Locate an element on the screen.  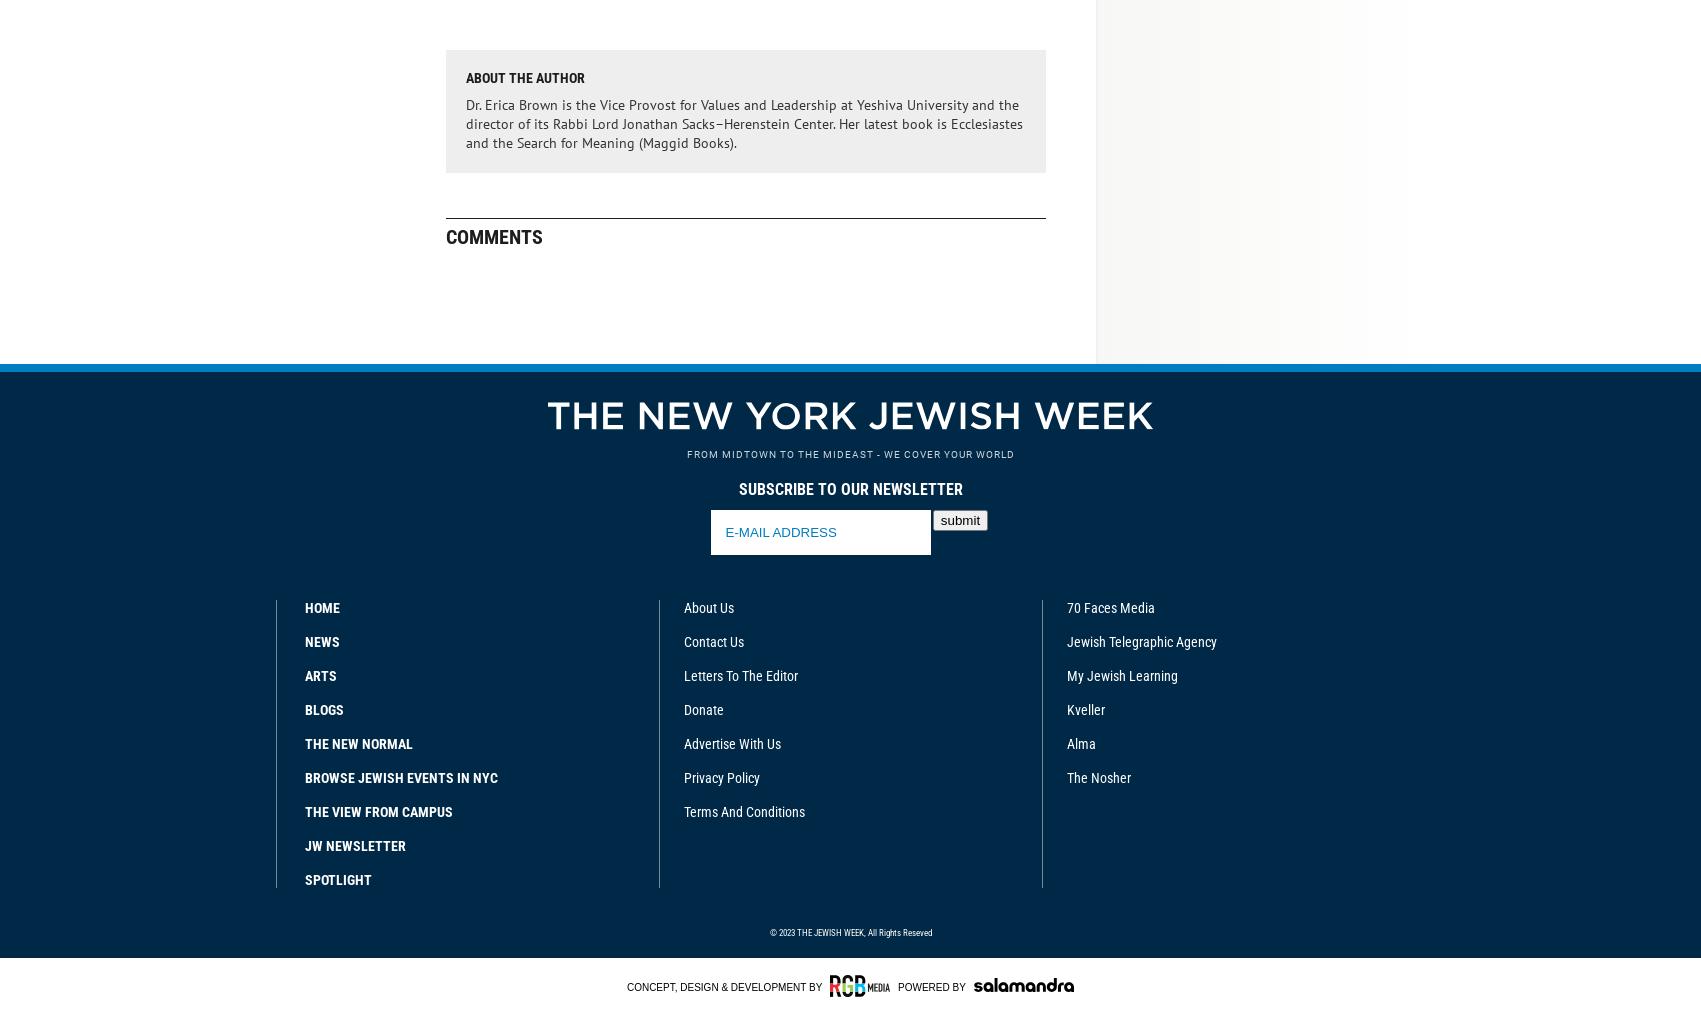
'Letters to the editor' is located at coordinates (681, 675).